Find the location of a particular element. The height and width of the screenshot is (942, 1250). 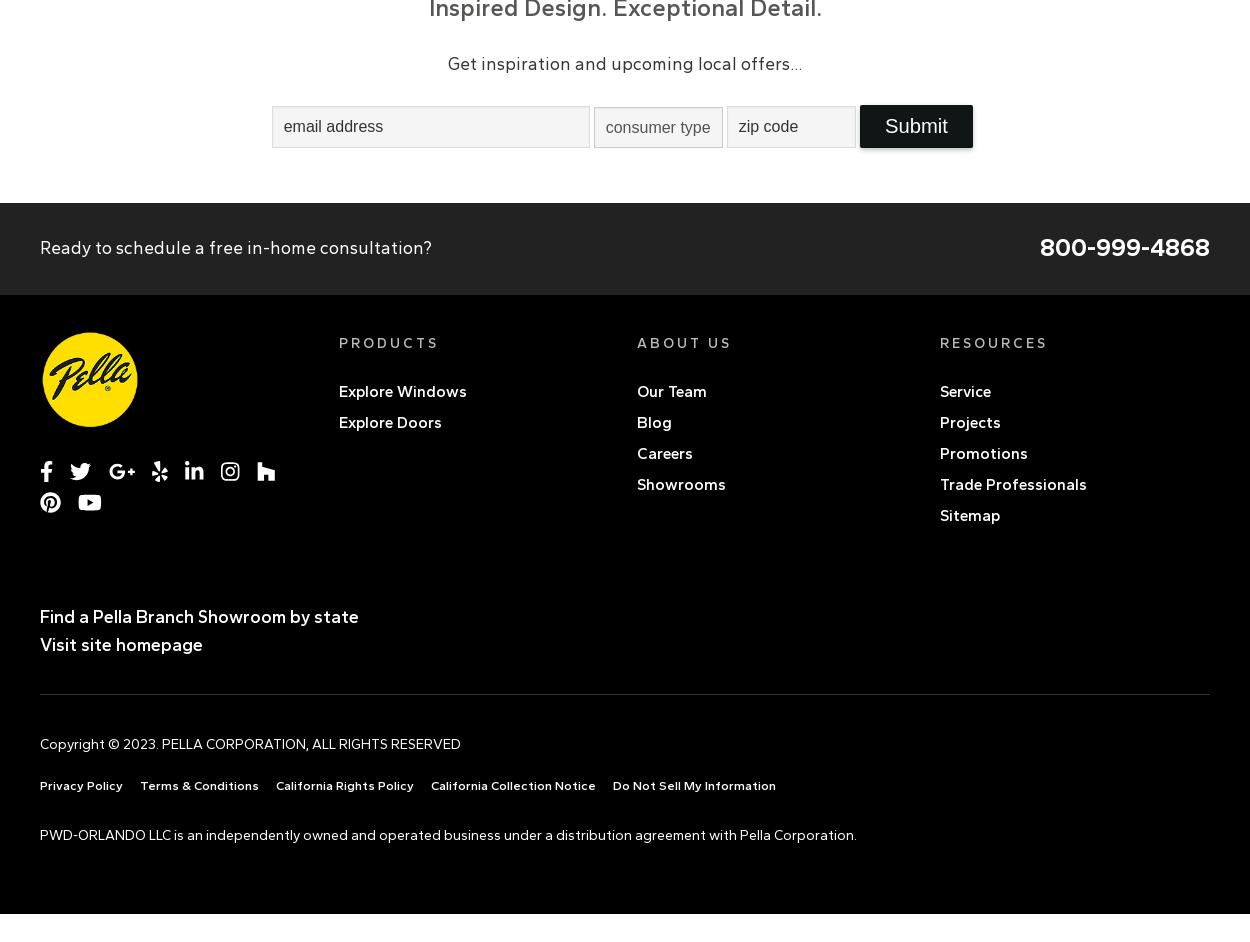

'Showrooms' is located at coordinates (681, 483).